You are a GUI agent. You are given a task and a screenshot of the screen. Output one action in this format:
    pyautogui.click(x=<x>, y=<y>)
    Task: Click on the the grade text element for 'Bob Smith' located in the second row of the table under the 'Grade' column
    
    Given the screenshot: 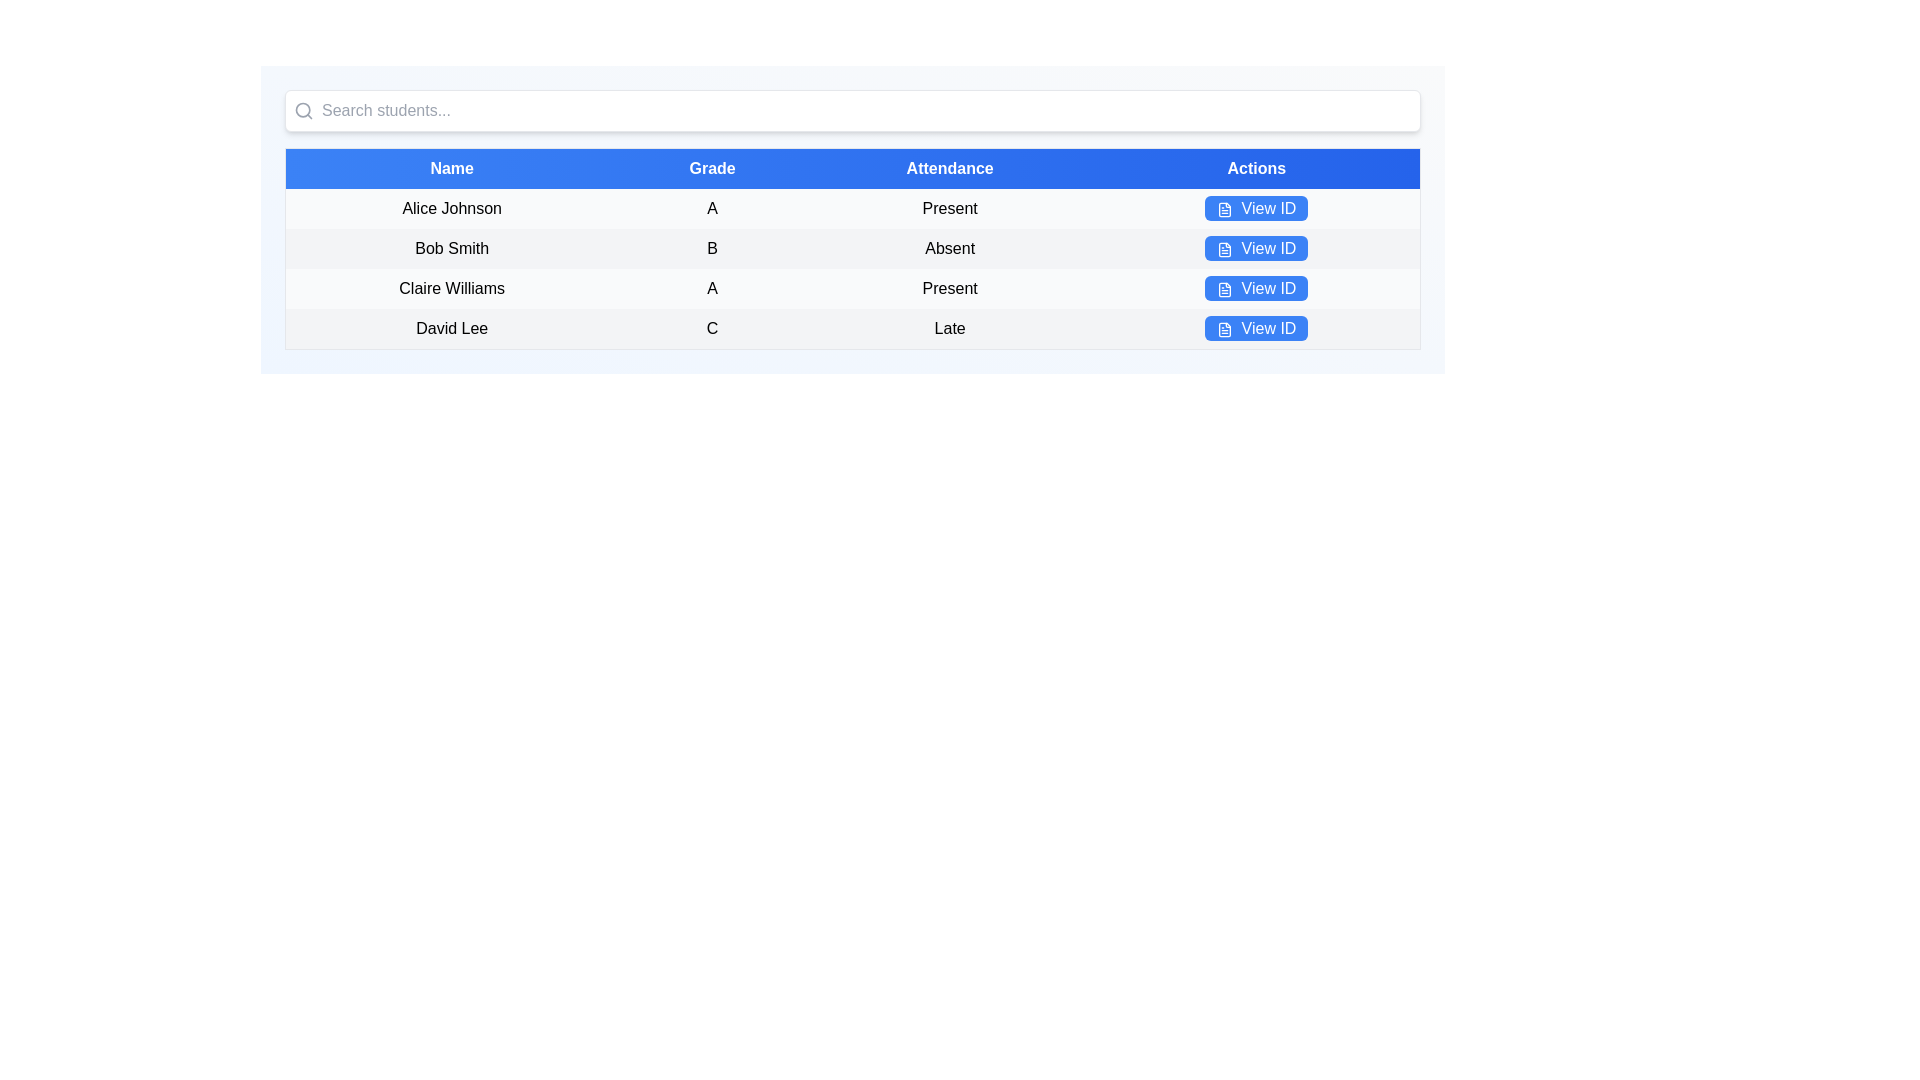 What is the action you would take?
    pyautogui.click(x=712, y=248)
    